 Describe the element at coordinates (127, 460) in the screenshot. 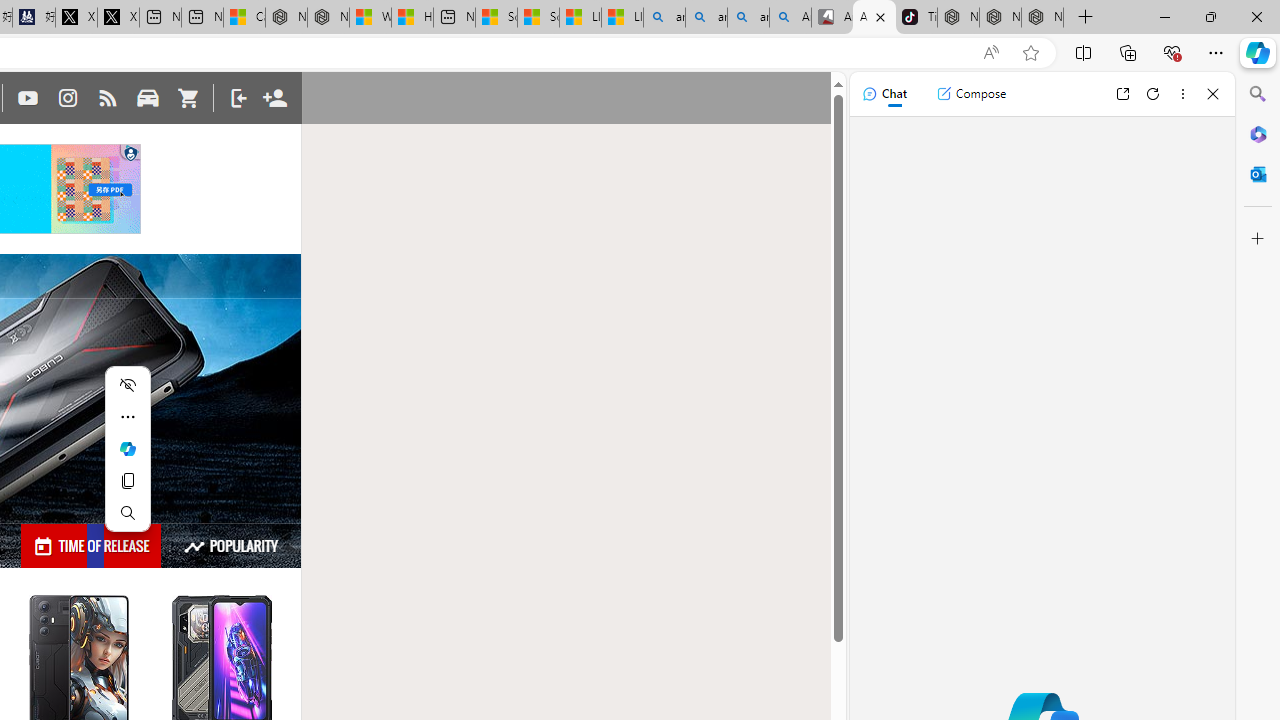

I see `'Mini menu on text selection'` at that location.